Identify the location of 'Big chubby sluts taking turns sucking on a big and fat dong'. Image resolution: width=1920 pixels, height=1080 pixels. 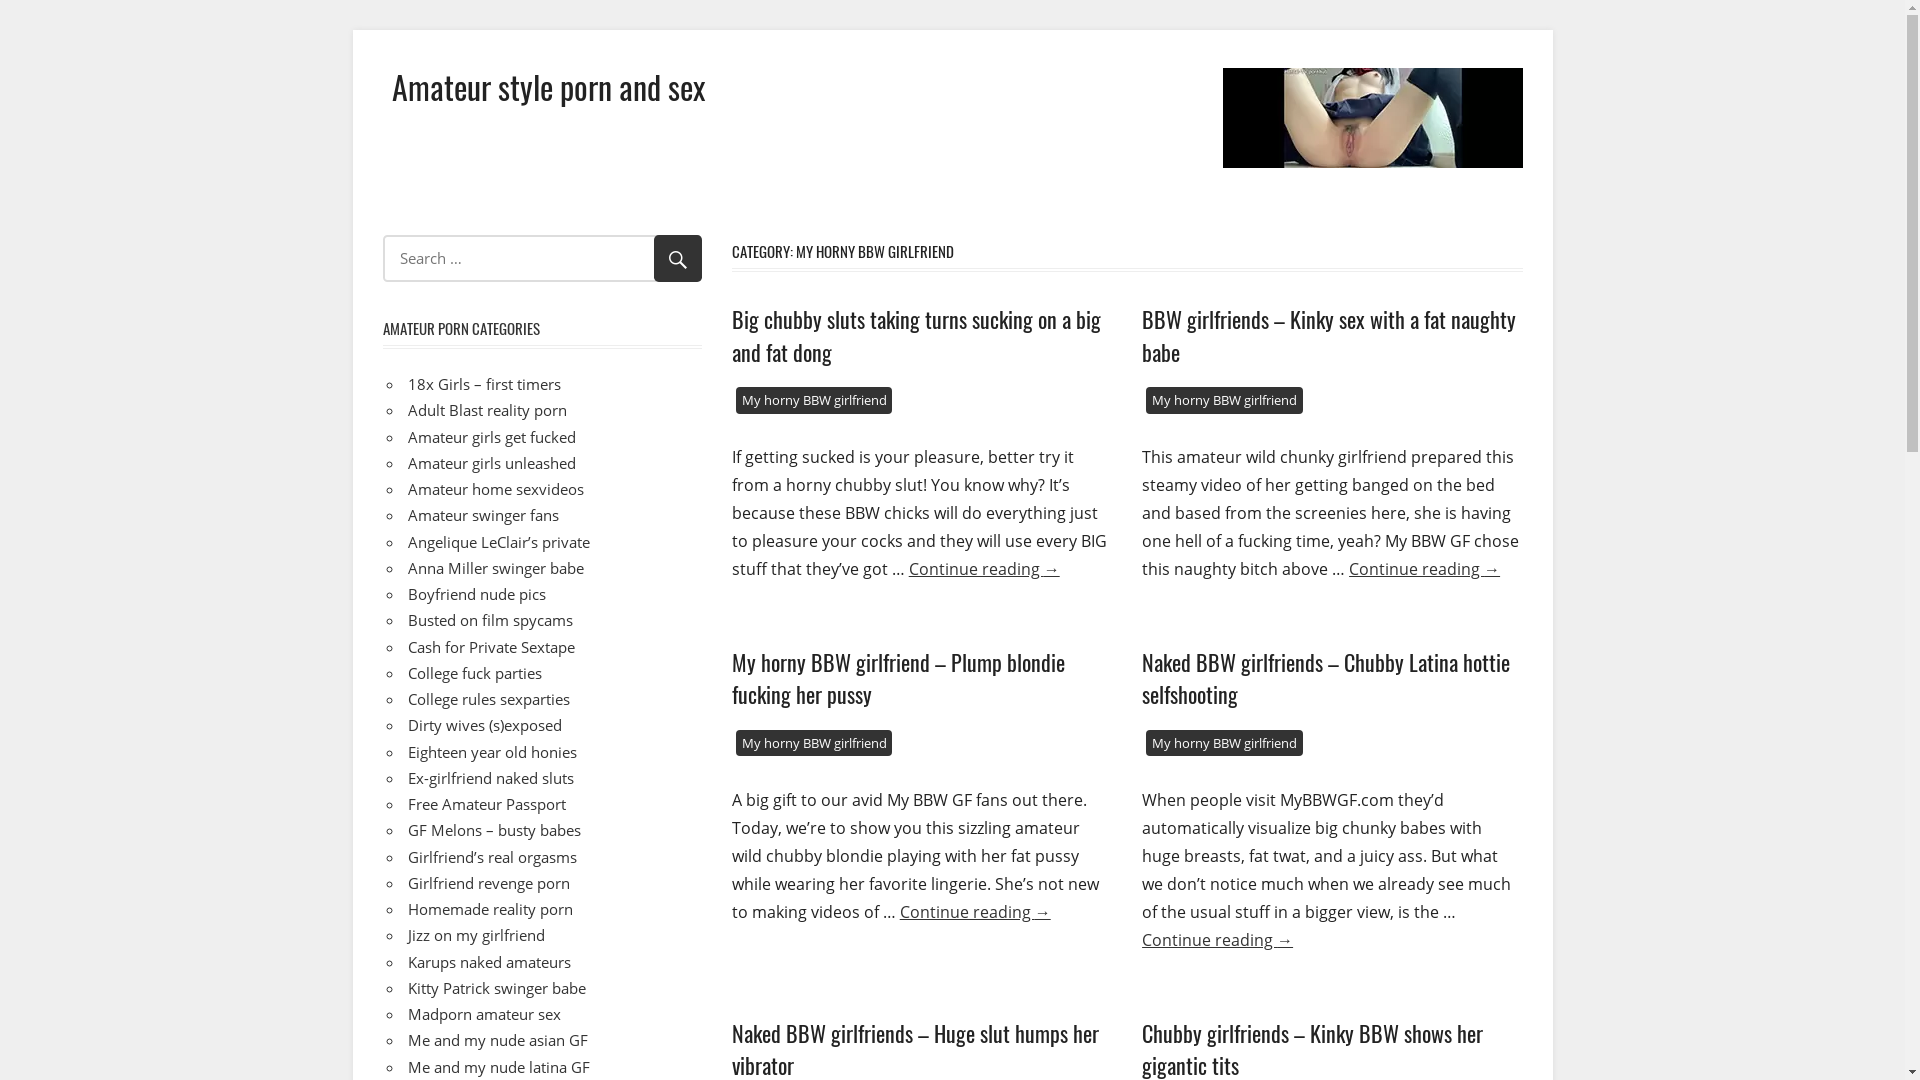
(915, 334).